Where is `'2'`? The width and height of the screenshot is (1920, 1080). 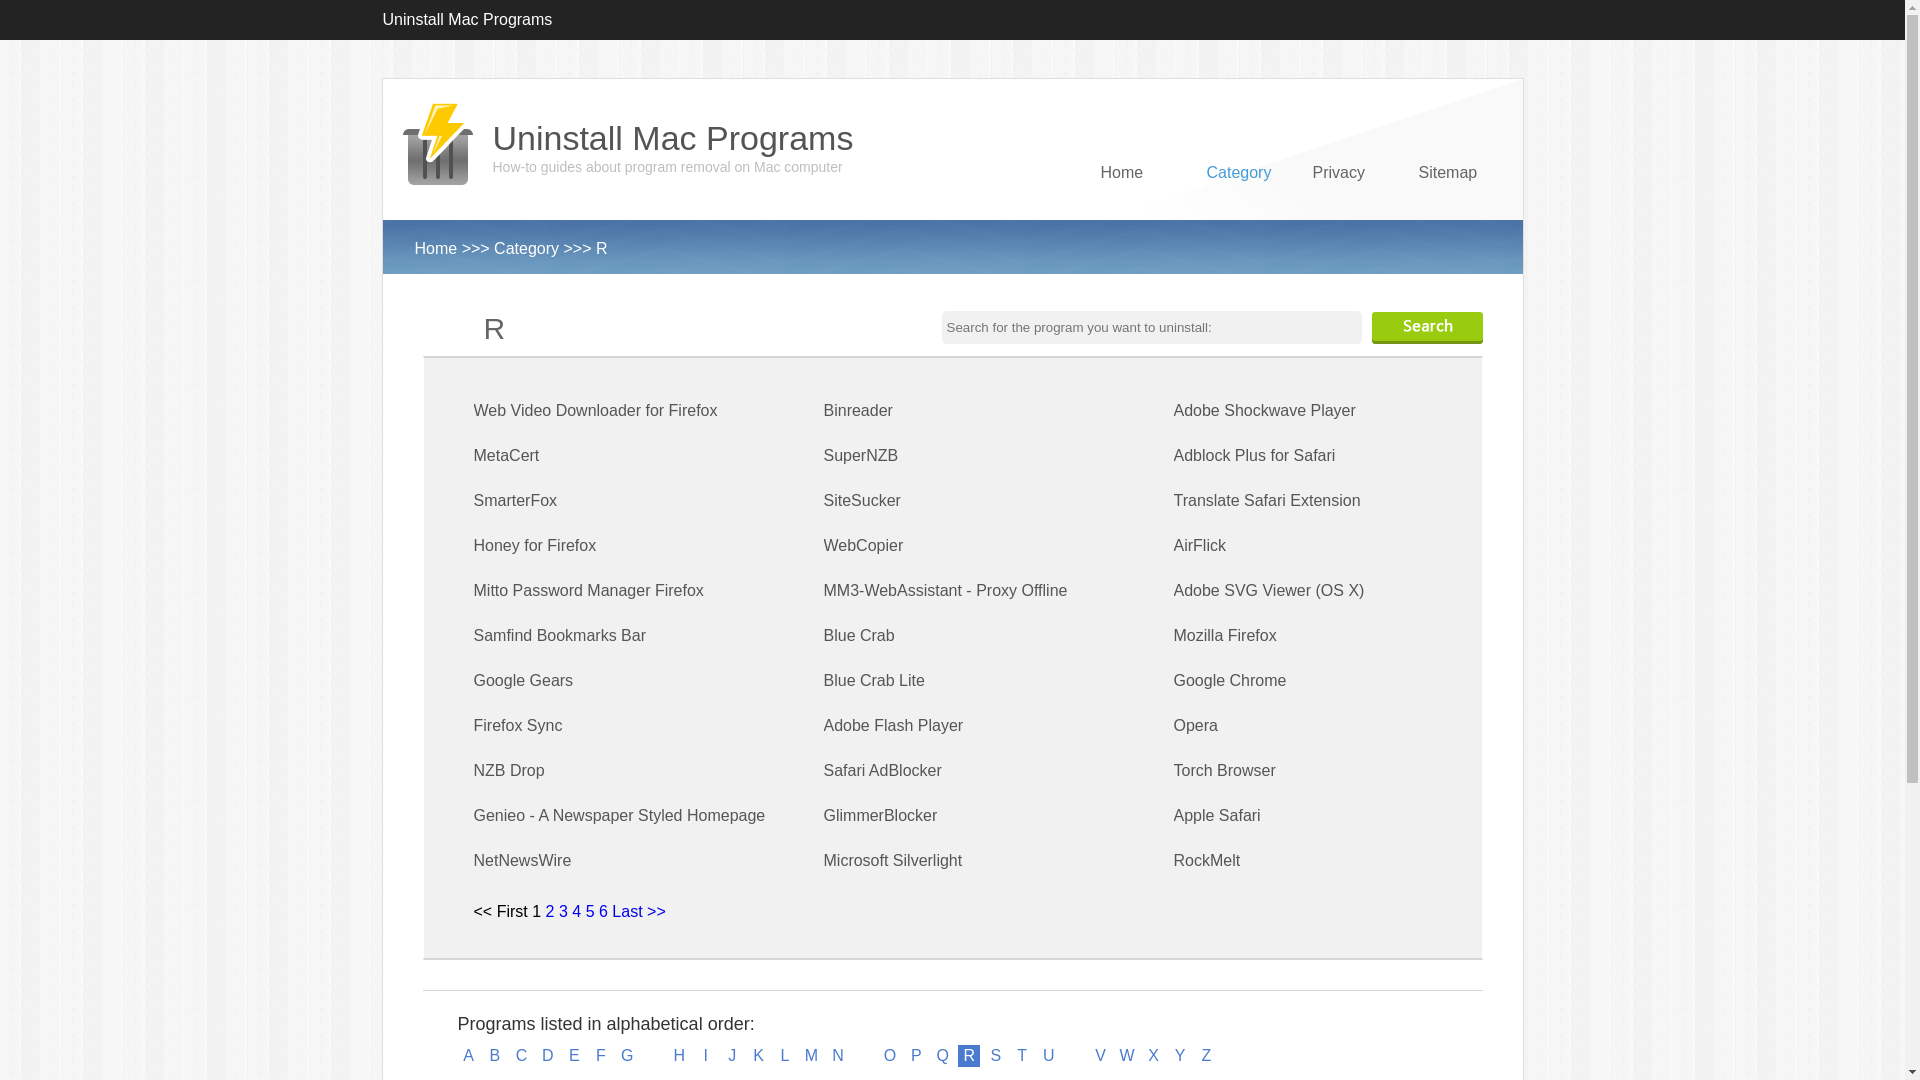 '2' is located at coordinates (550, 911).